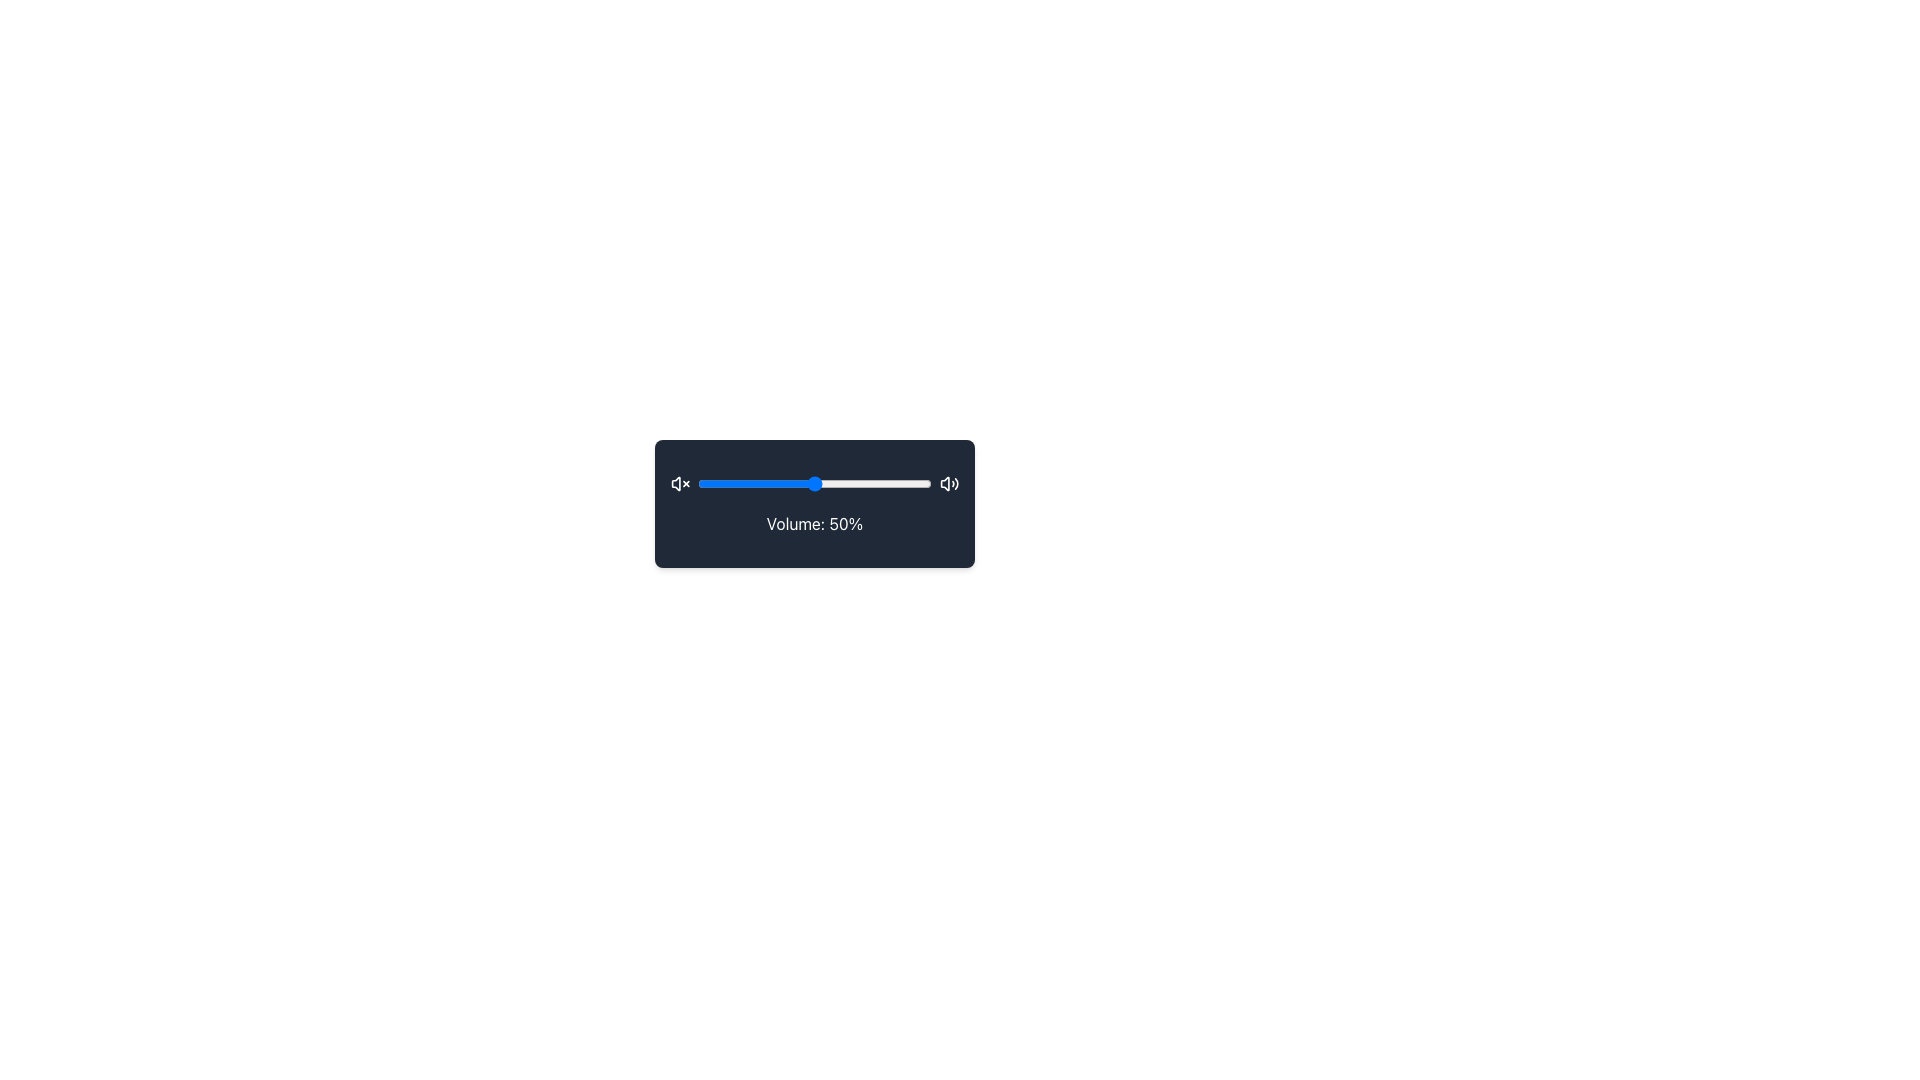 This screenshot has width=1920, height=1080. Describe the element at coordinates (913, 483) in the screenshot. I see `the volume` at that location.